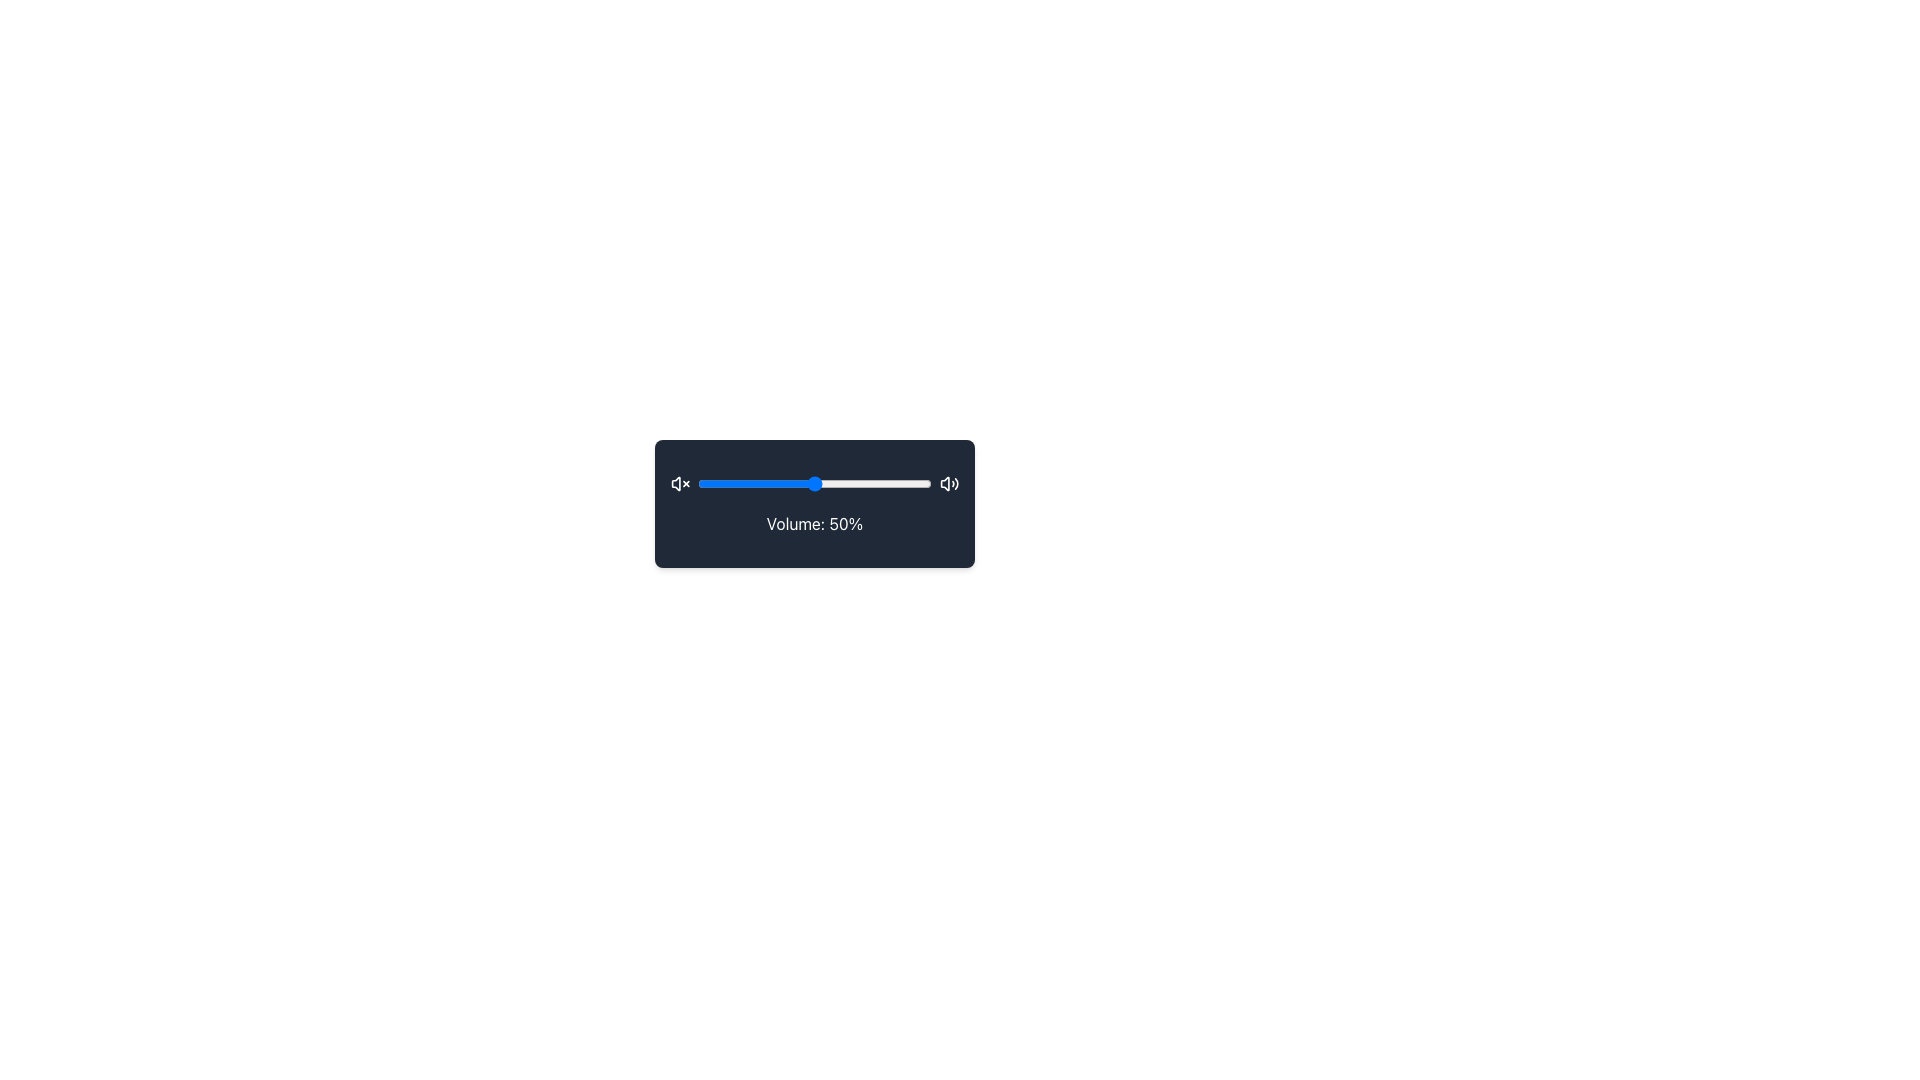 This screenshot has width=1920, height=1080. Describe the element at coordinates (913, 483) in the screenshot. I see `the volume` at that location.